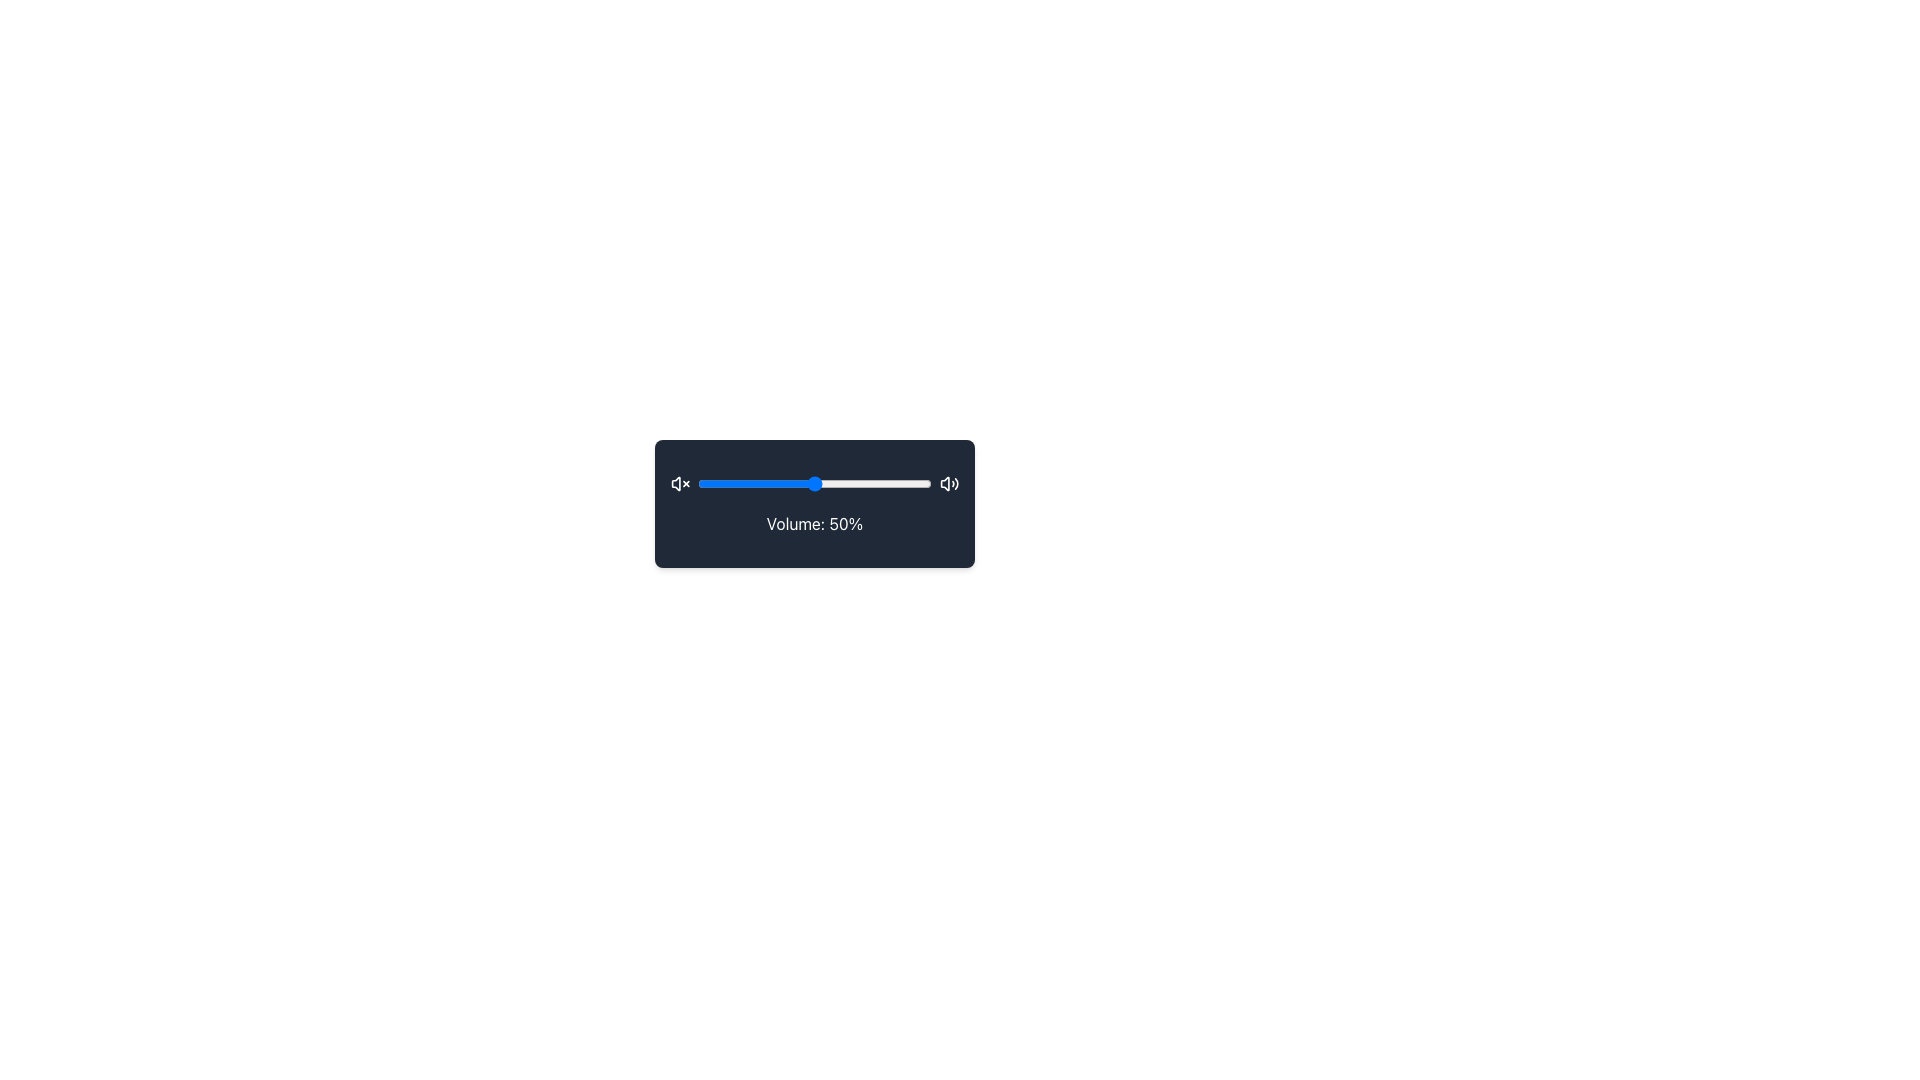 This screenshot has width=1920, height=1080. Describe the element at coordinates (913, 483) in the screenshot. I see `the volume` at that location.